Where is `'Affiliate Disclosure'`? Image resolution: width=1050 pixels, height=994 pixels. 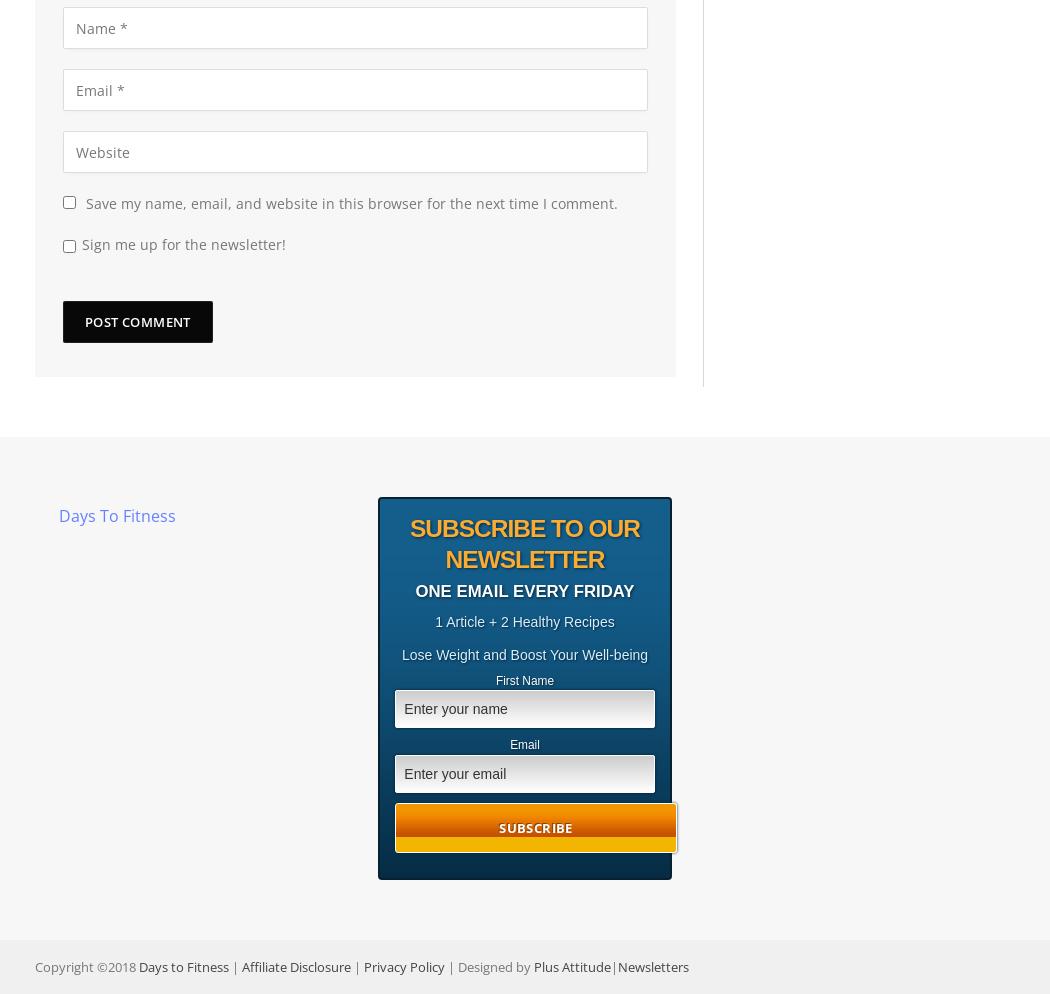
'Affiliate Disclosure' is located at coordinates (295, 964).